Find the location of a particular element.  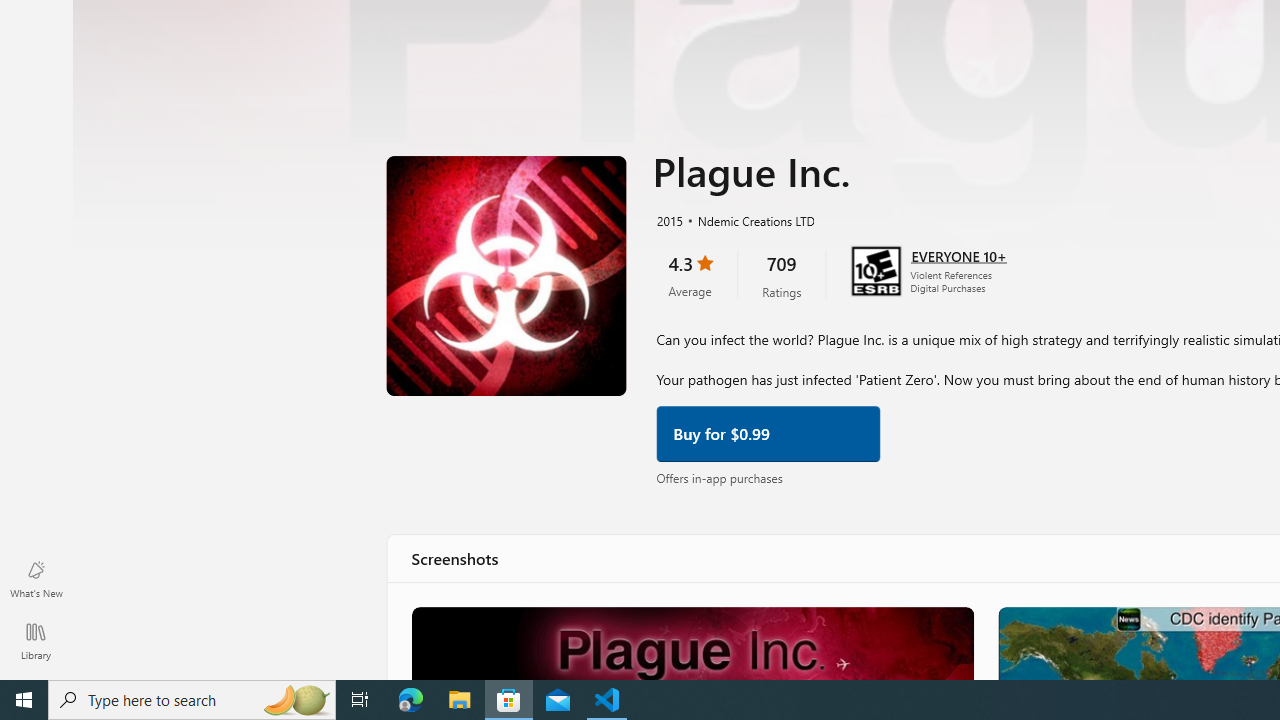

'Screenshot 1' is located at coordinates (691, 642).